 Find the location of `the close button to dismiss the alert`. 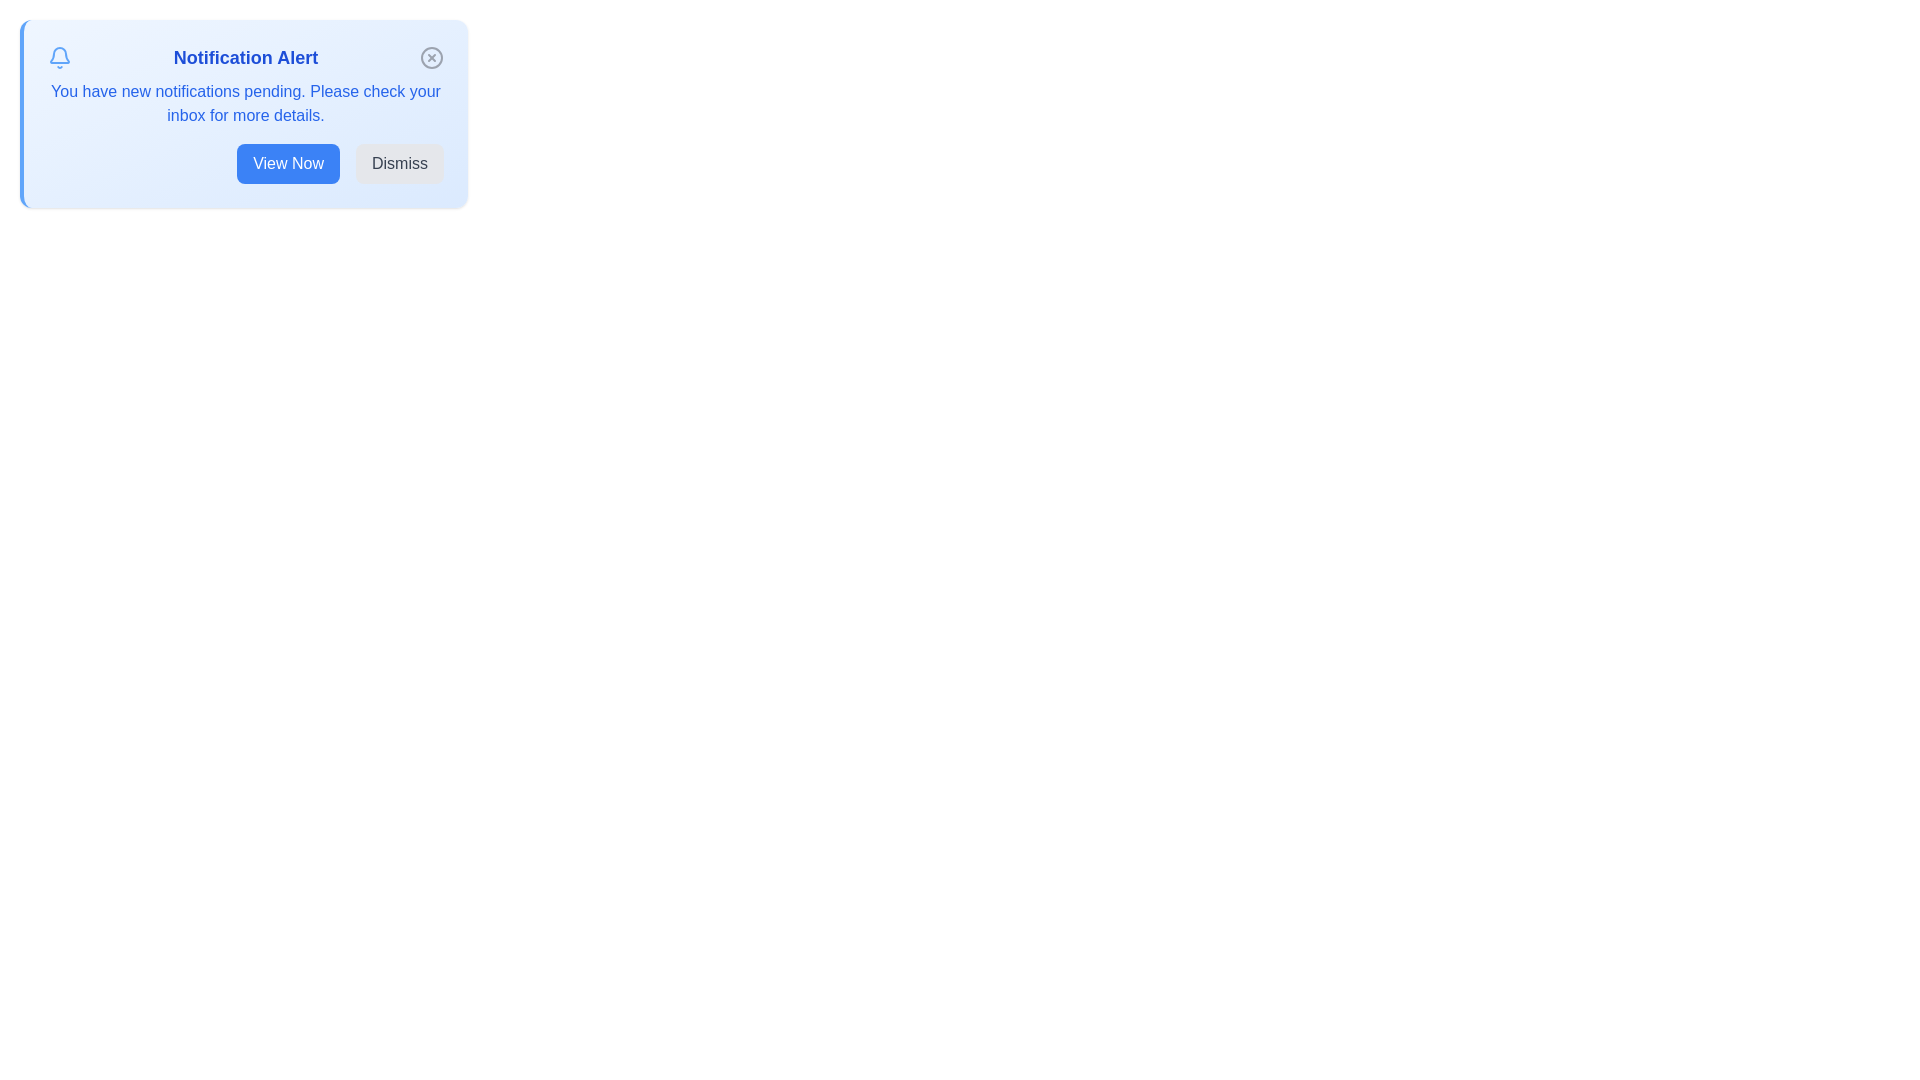

the close button to dismiss the alert is located at coordinates (431, 56).